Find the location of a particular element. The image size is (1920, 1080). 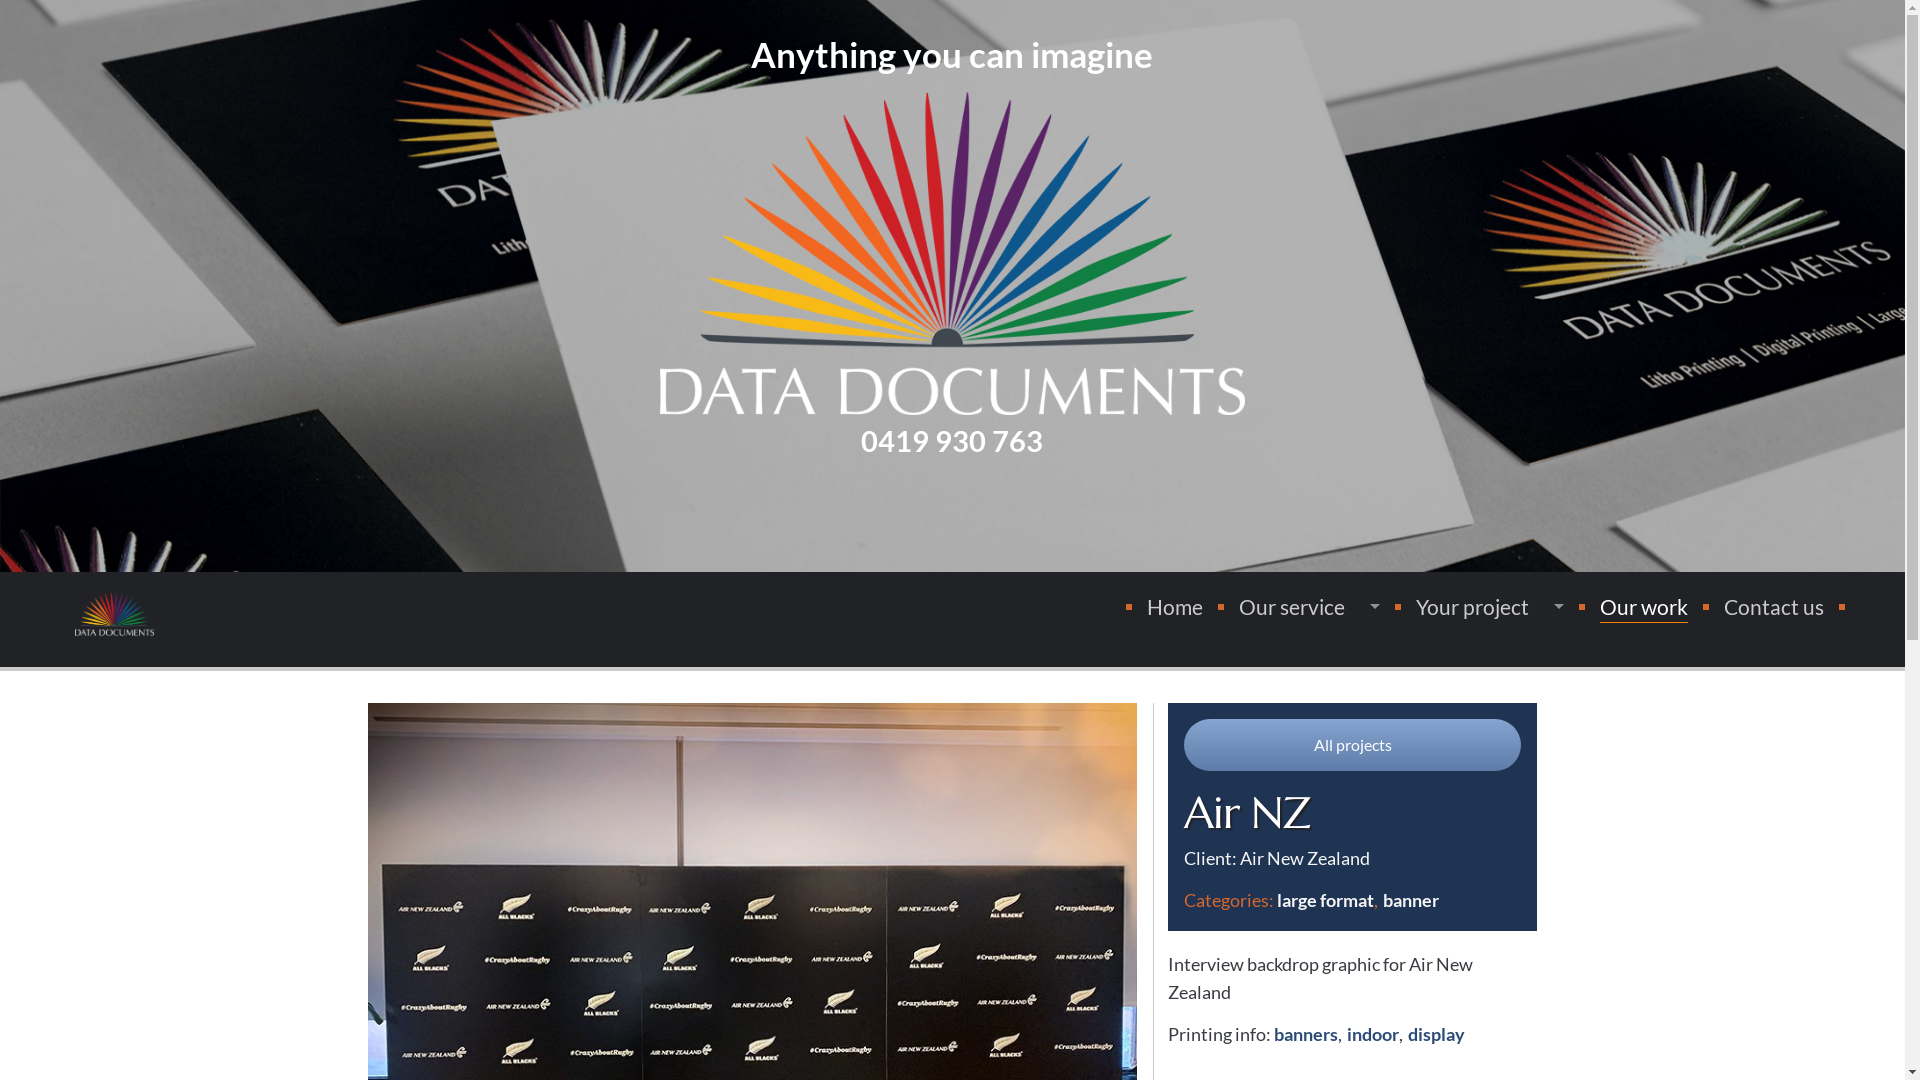

'Your project' is located at coordinates (1489, 605).